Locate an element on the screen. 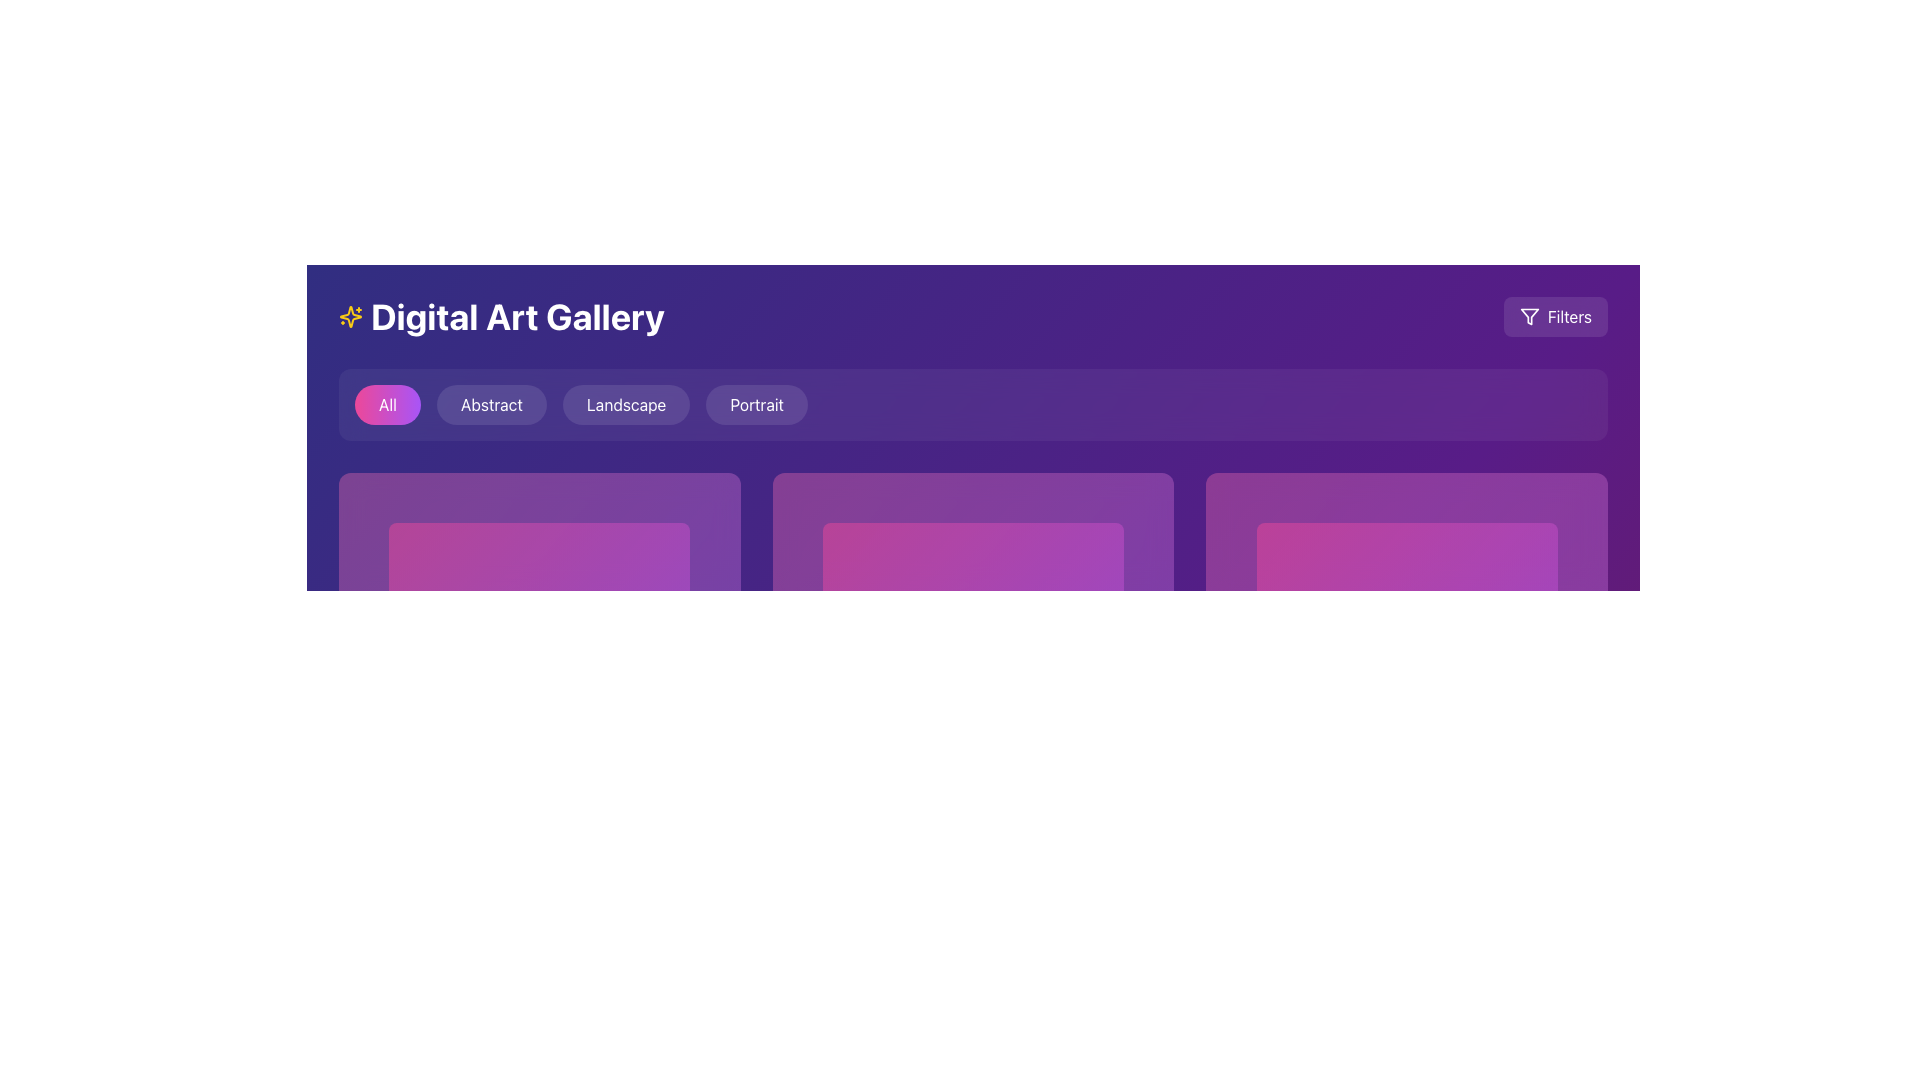 The height and width of the screenshot is (1080, 1920). the 'Portrait' category filter button, which is the fourth button in a row of four buttons labeled 'All', 'Abstract', 'Landscape', and 'Portrait', to observe the hover effect is located at coordinates (756, 405).